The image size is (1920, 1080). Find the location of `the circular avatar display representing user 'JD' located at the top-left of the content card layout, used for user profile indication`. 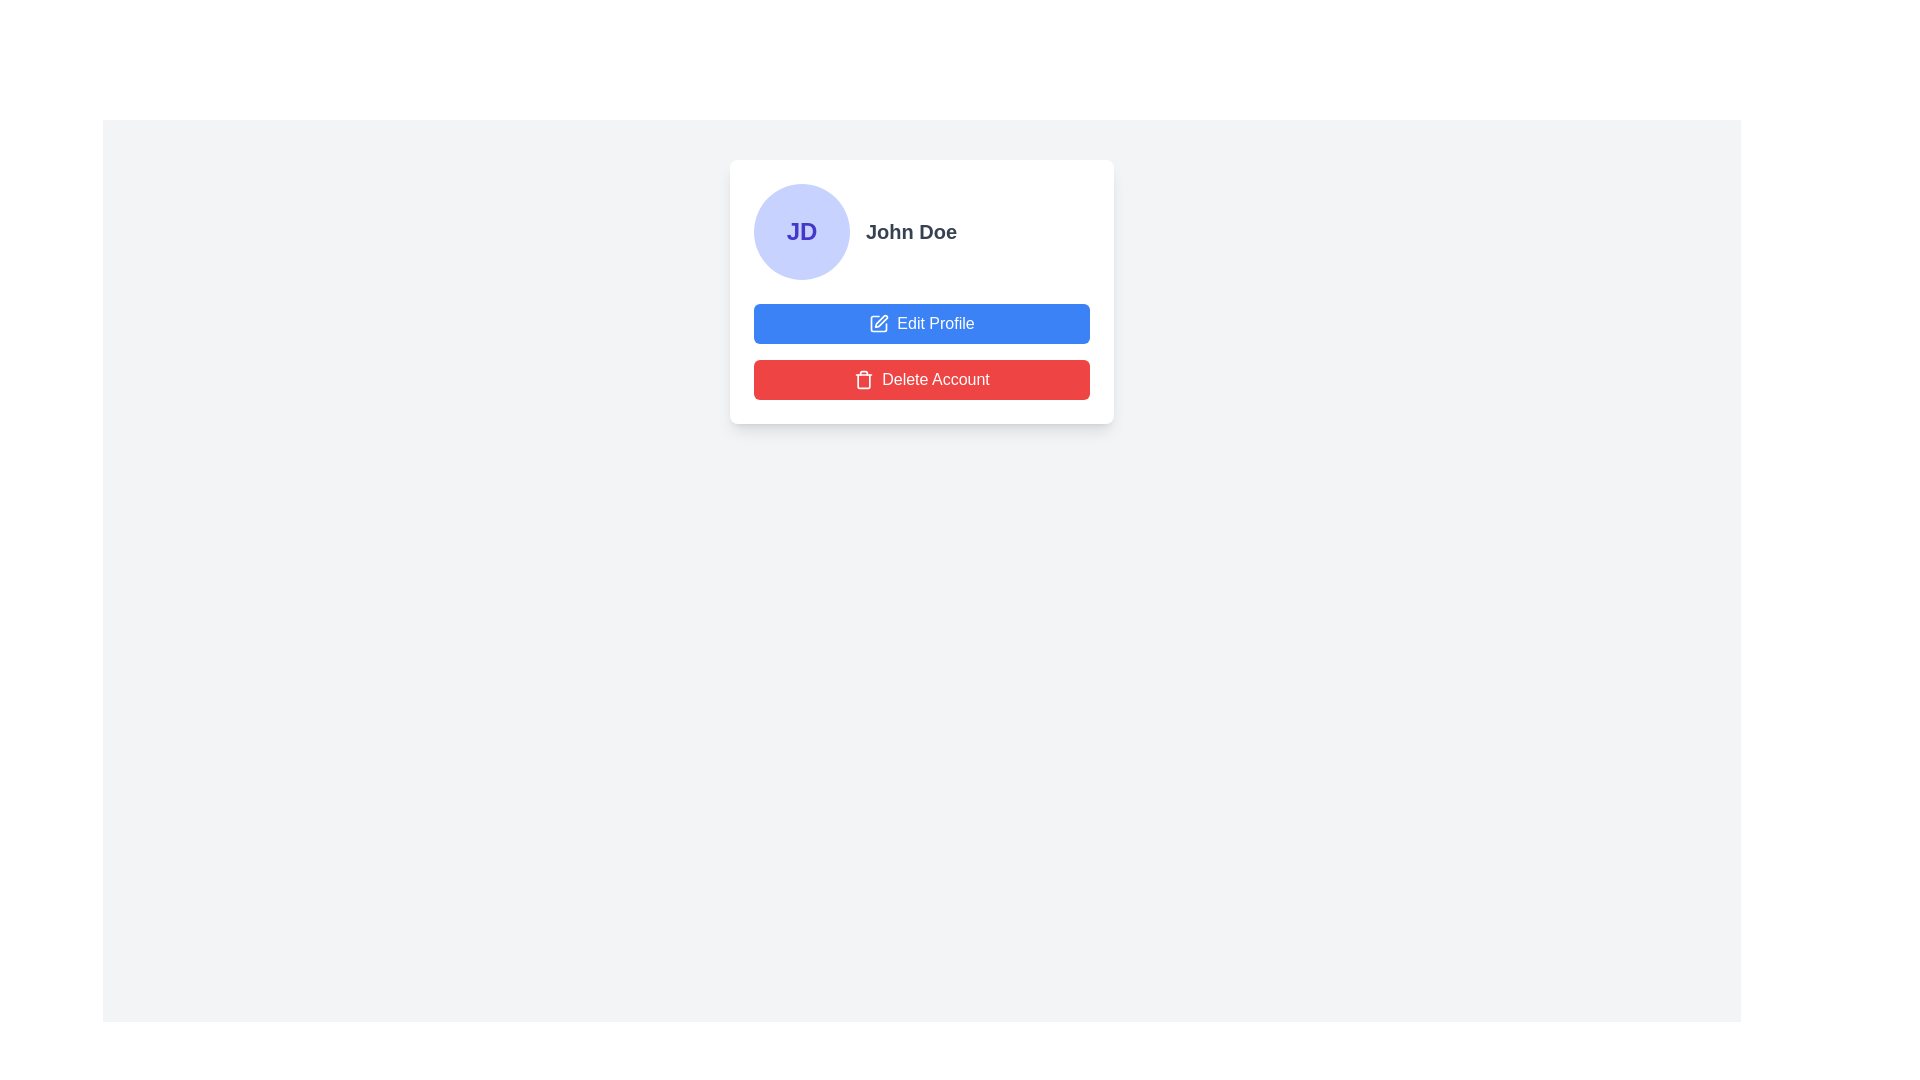

the circular avatar display representing user 'JD' located at the top-left of the content card layout, used for user profile indication is located at coordinates (801, 230).